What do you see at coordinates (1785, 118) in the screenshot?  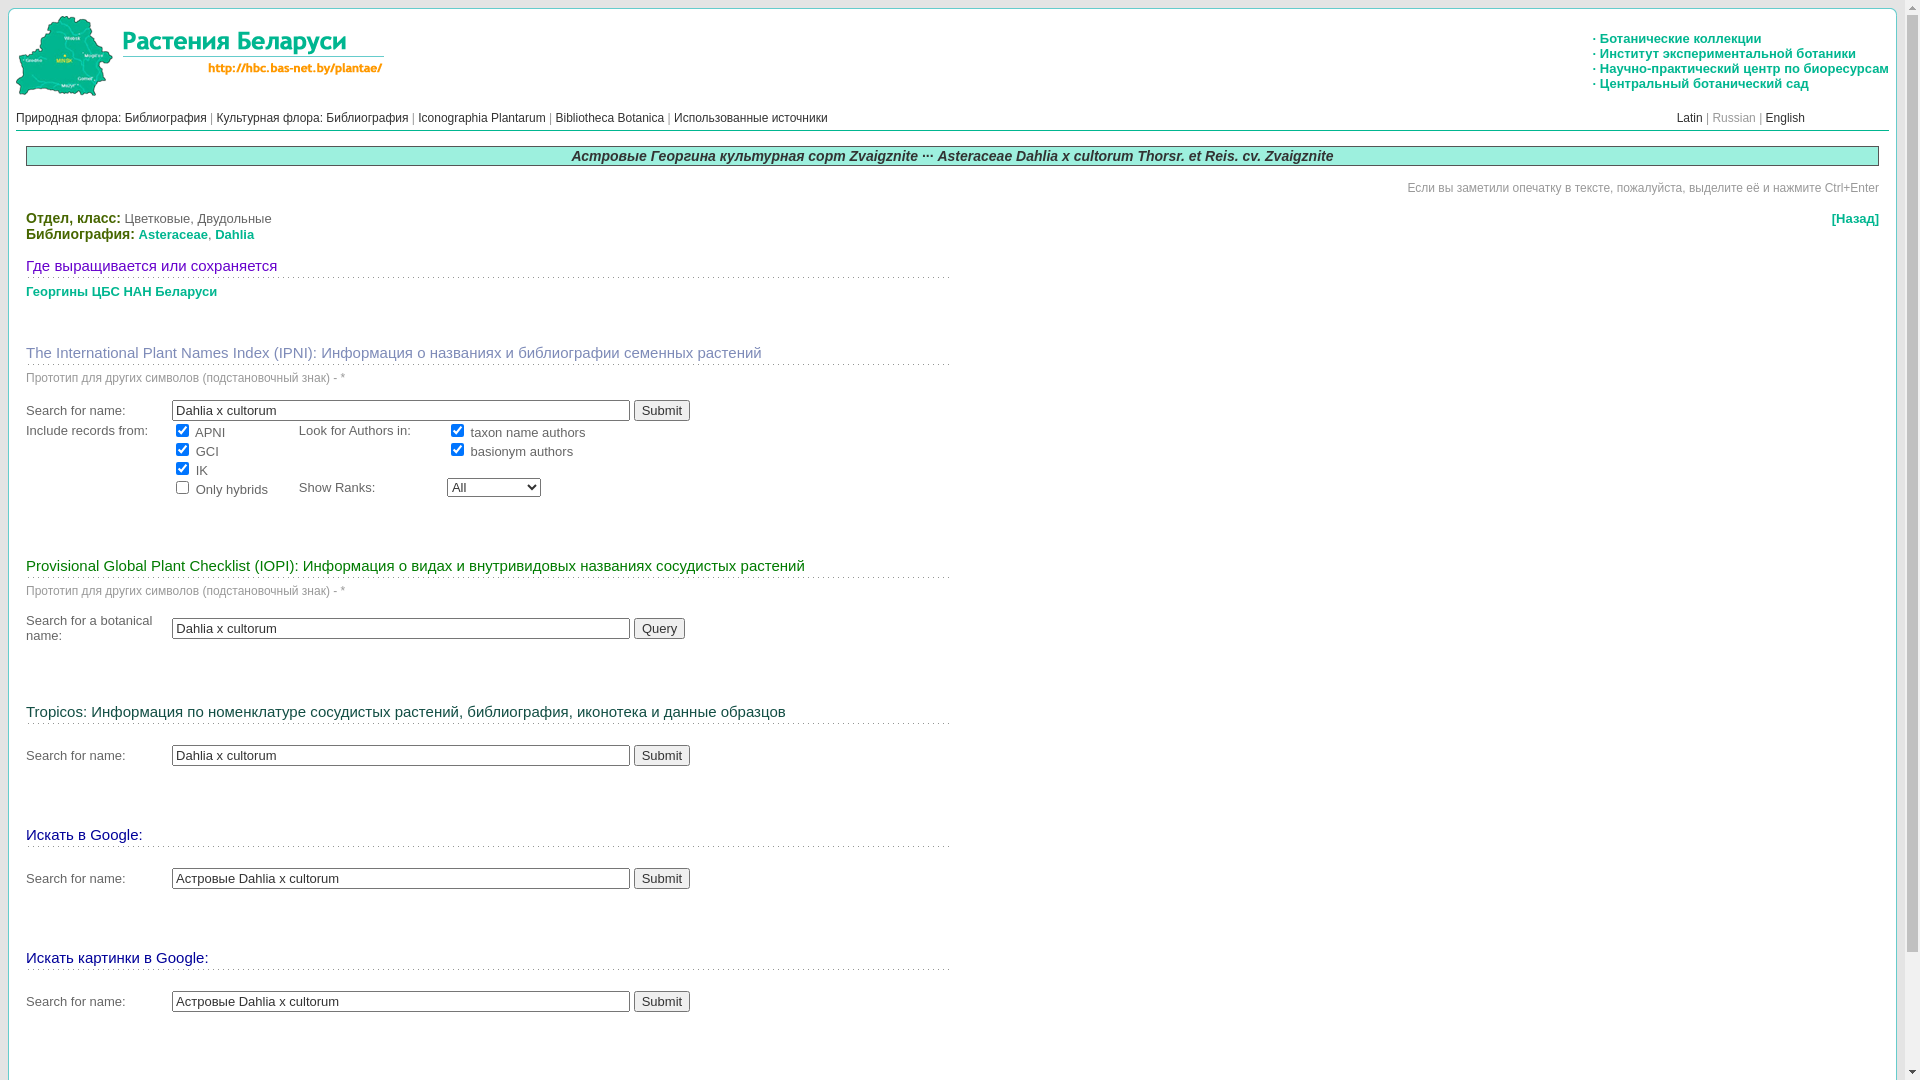 I see `'English'` at bounding box center [1785, 118].